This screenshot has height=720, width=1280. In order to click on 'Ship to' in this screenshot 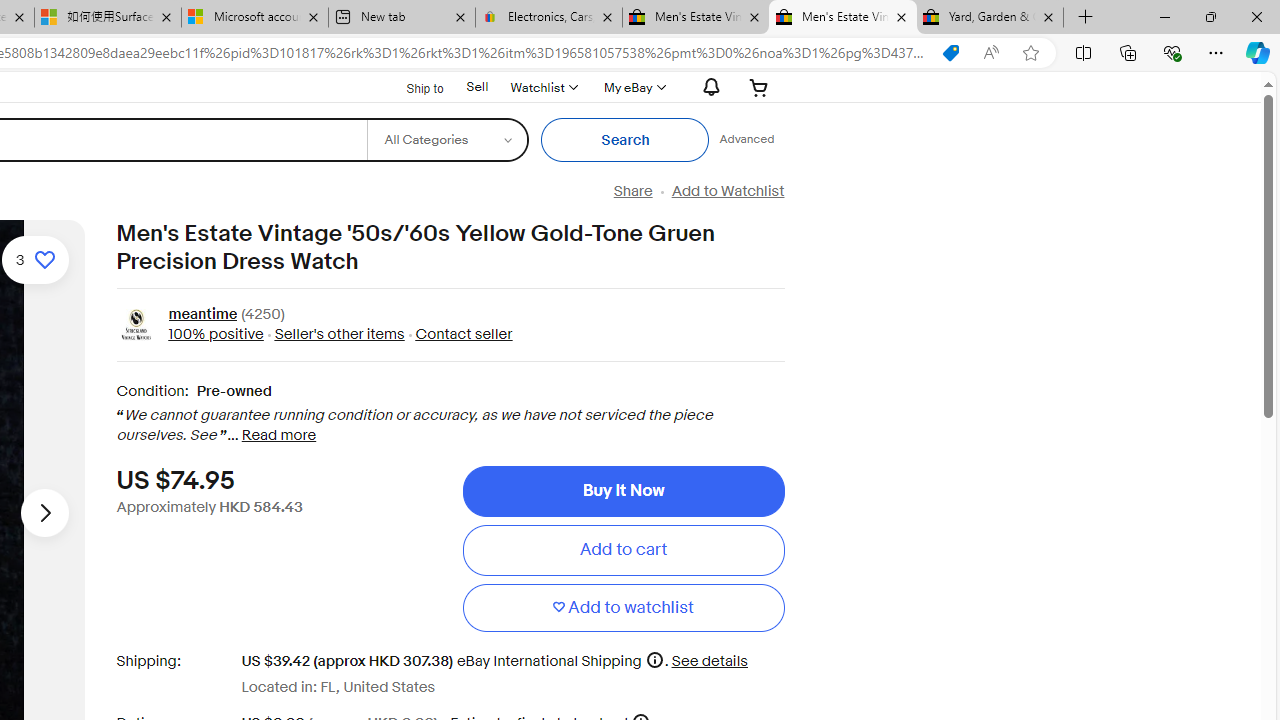, I will do `click(411, 87)`.